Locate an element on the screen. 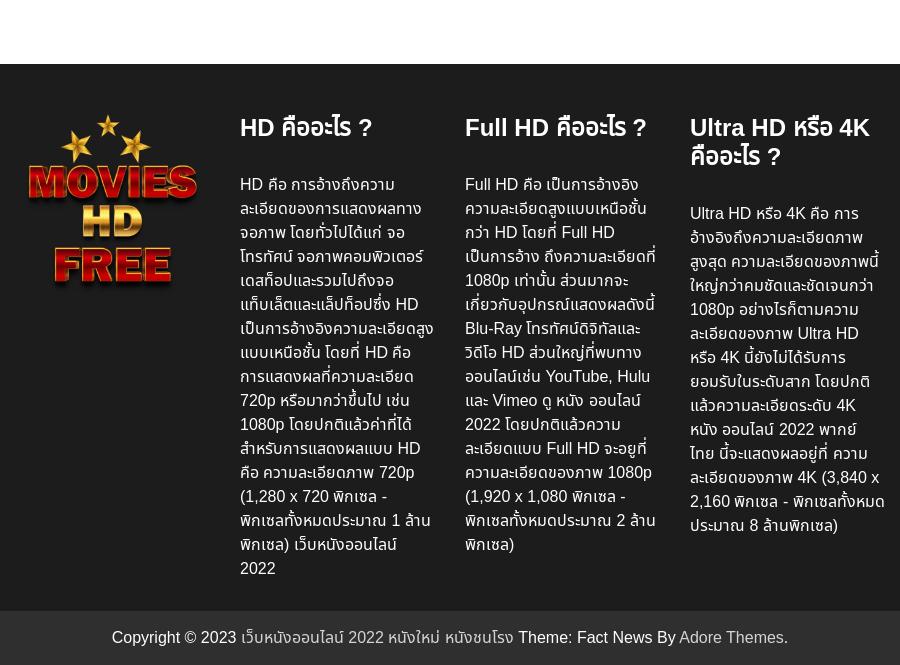 The height and width of the screenshot is (665, 900). 'Ultra HD หรือ 4K คือ การอ้างอิงถึงความละเอียดภาพสูงสุด ความละเอียดของภาพนี้ใหญ่กว่าคมชัดและชัดเจนกว่า 1080p อย่างไรก็ตามความละเอียดของภาพ Ultra HD หรือ 4K นี้ยังไม่ได้รับการยอมรับในระดับสาก โดยปกติแล้วความละเอียดระดับ 4K หนัง ออนไลน์ 2022 พากย์ ไทย นี้จะแสดงผลอยู่ที่ ความละเอียดของภาพ 4K (3,840 x 2,160 พิกเซล - พิกเซลทั้งหมดประมาณ 8 ล้านพิกเซล)' is located at coordinates (785, 367).